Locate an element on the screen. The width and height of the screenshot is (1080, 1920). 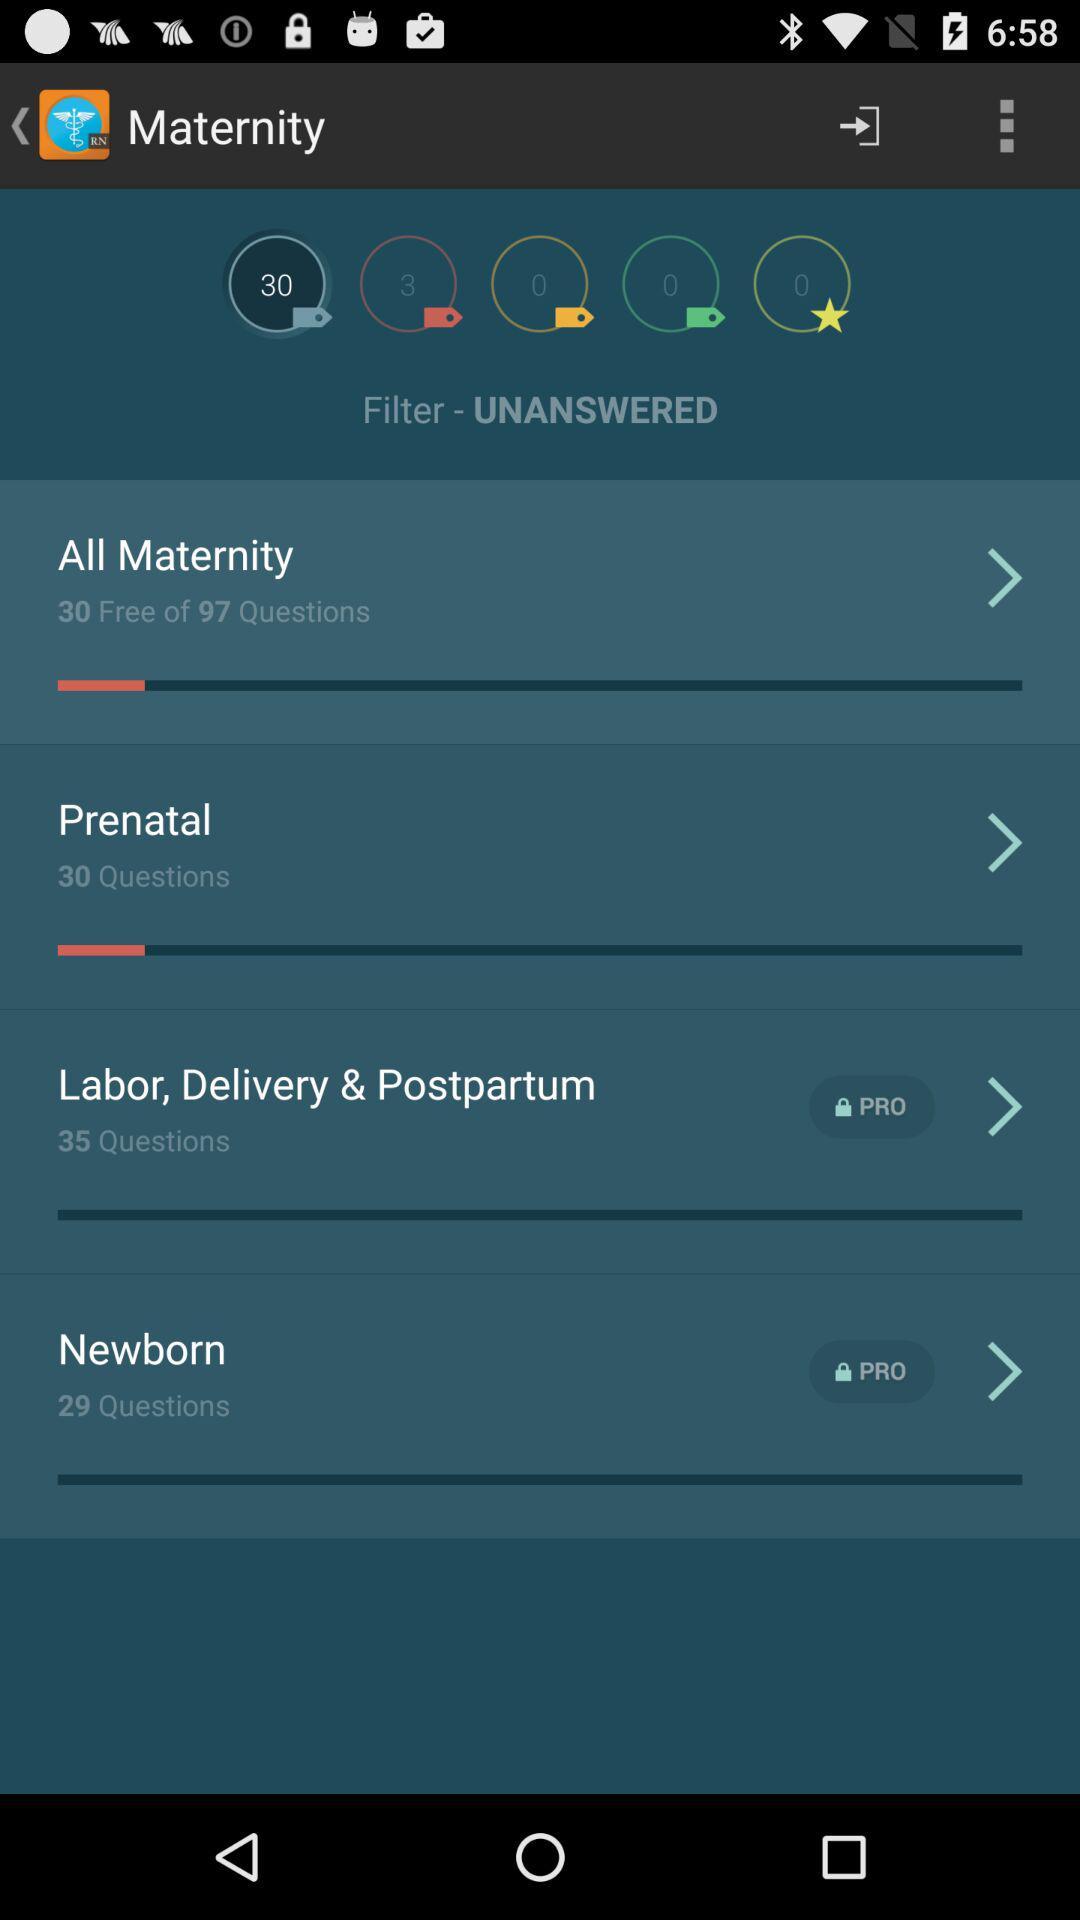
the second icon from the left is located at coordinates (407, 282).